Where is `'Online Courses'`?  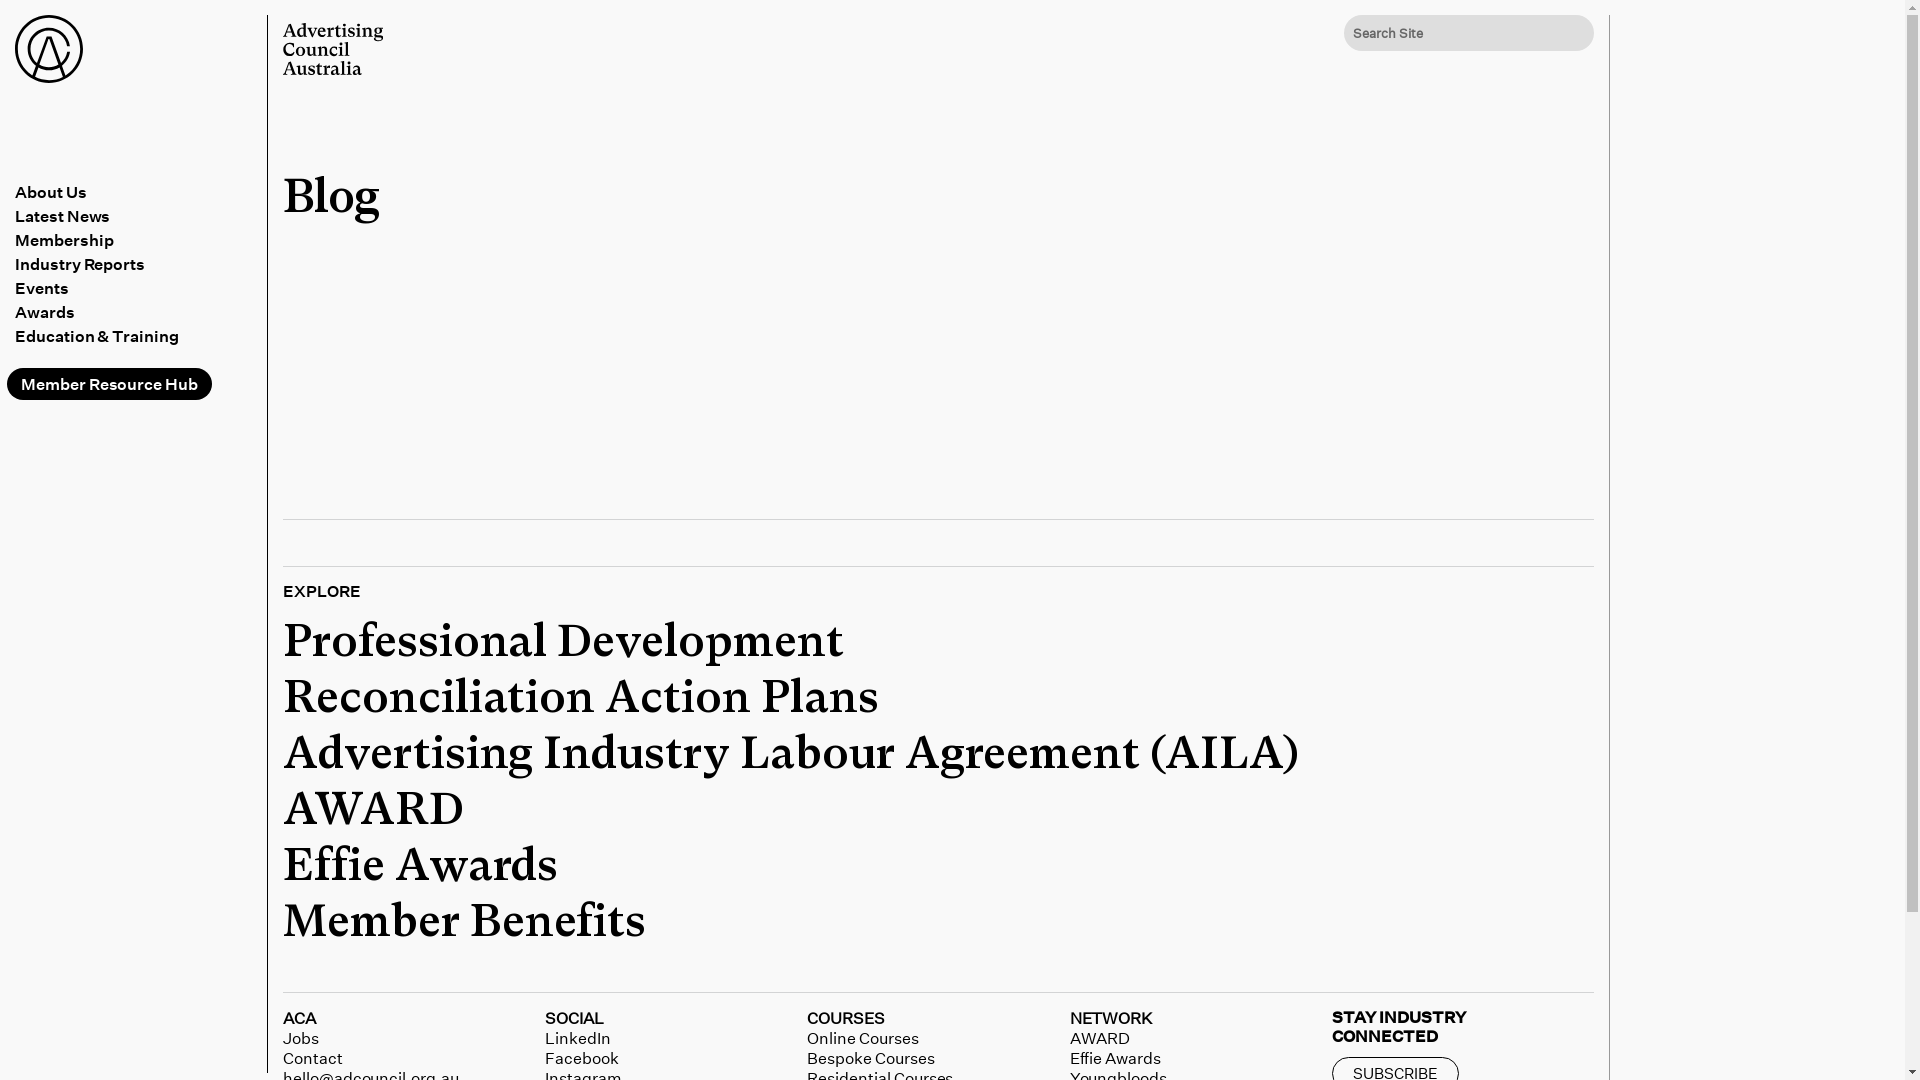 'Online Courses' is located at coordinates (862, 1036).